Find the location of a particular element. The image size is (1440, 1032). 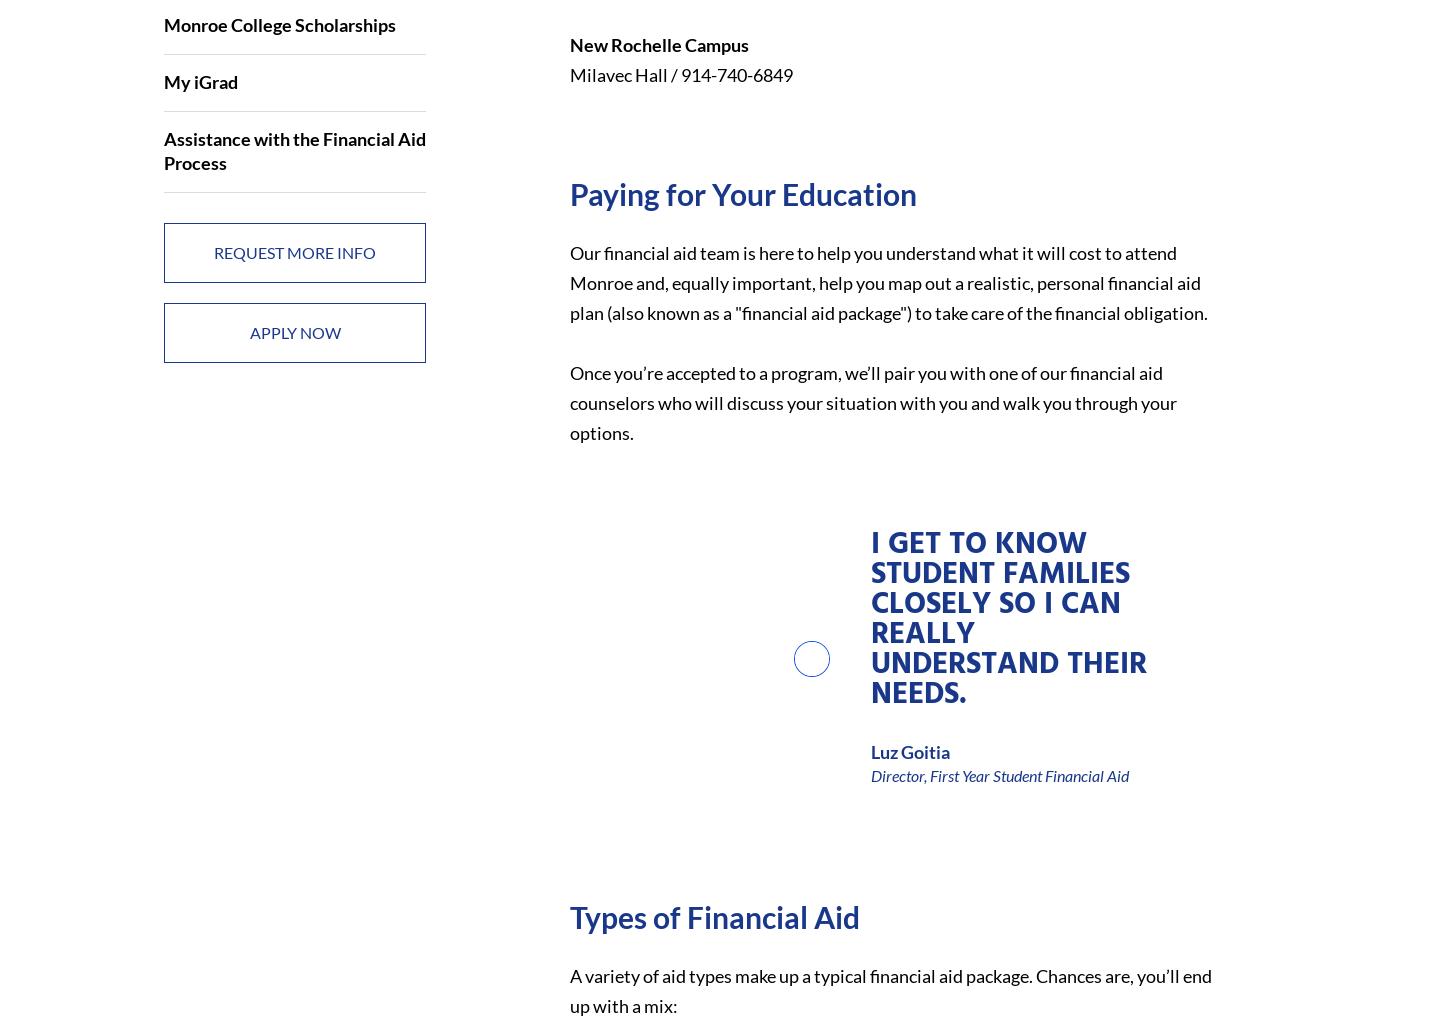

'Milavec Hall / 914-740-6849' is located at coordinates (680, 73).